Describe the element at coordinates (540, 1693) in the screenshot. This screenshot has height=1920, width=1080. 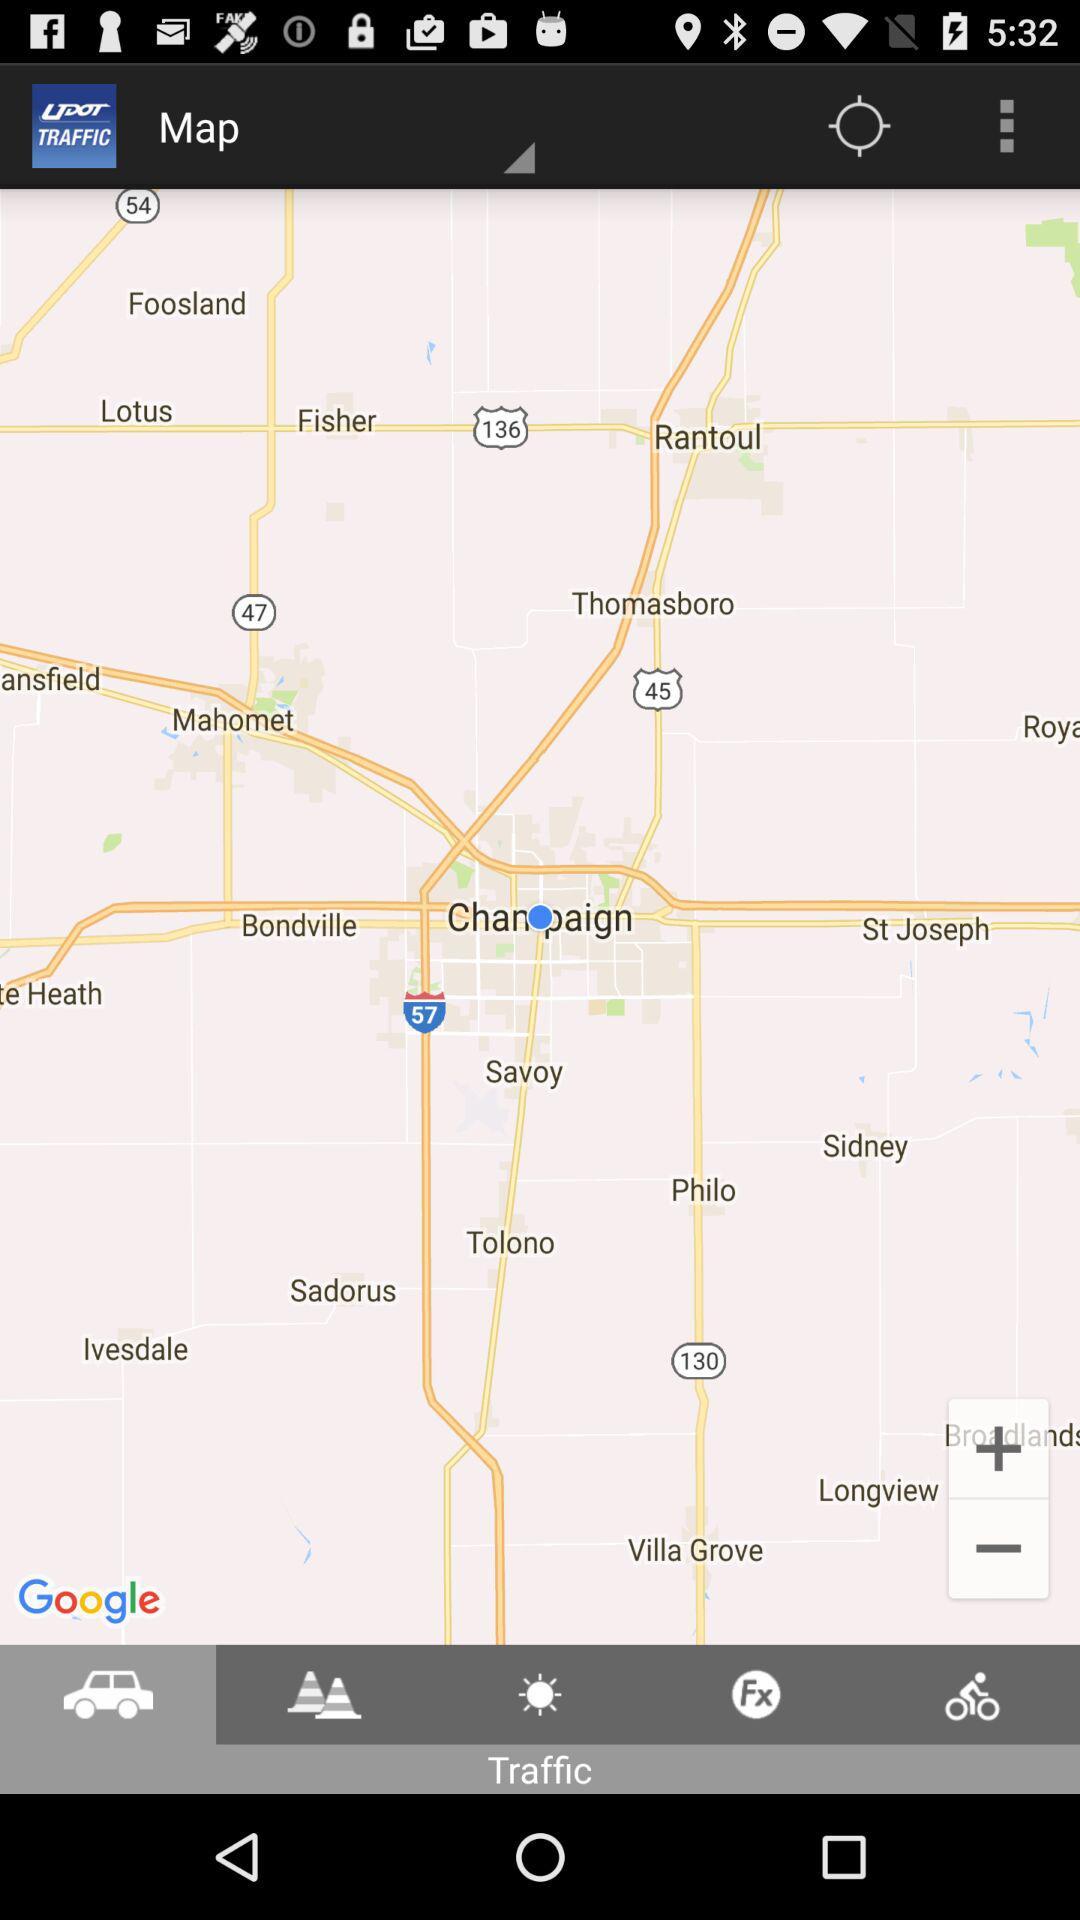
I see `find weather` at that location.